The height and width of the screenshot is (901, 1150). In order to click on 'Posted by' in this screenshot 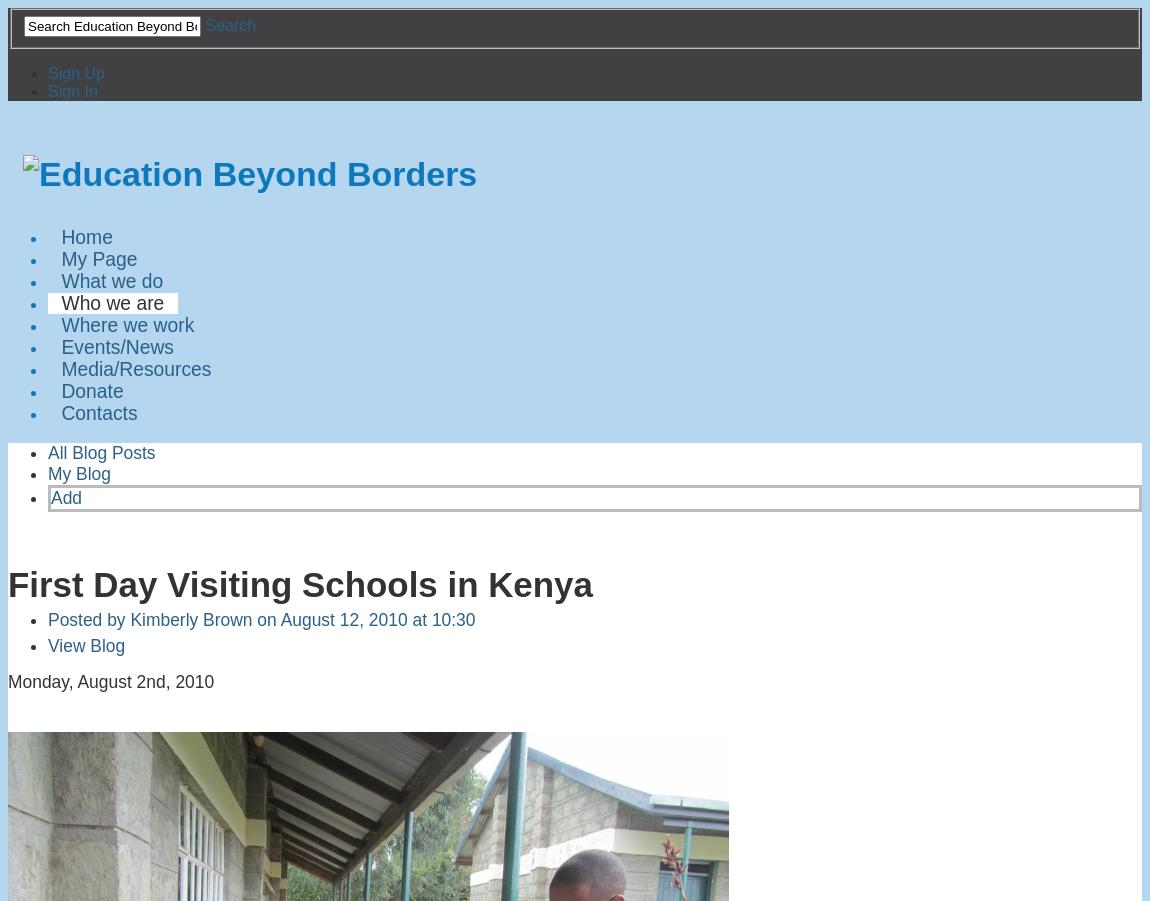, I will do `click(88, 617)`.